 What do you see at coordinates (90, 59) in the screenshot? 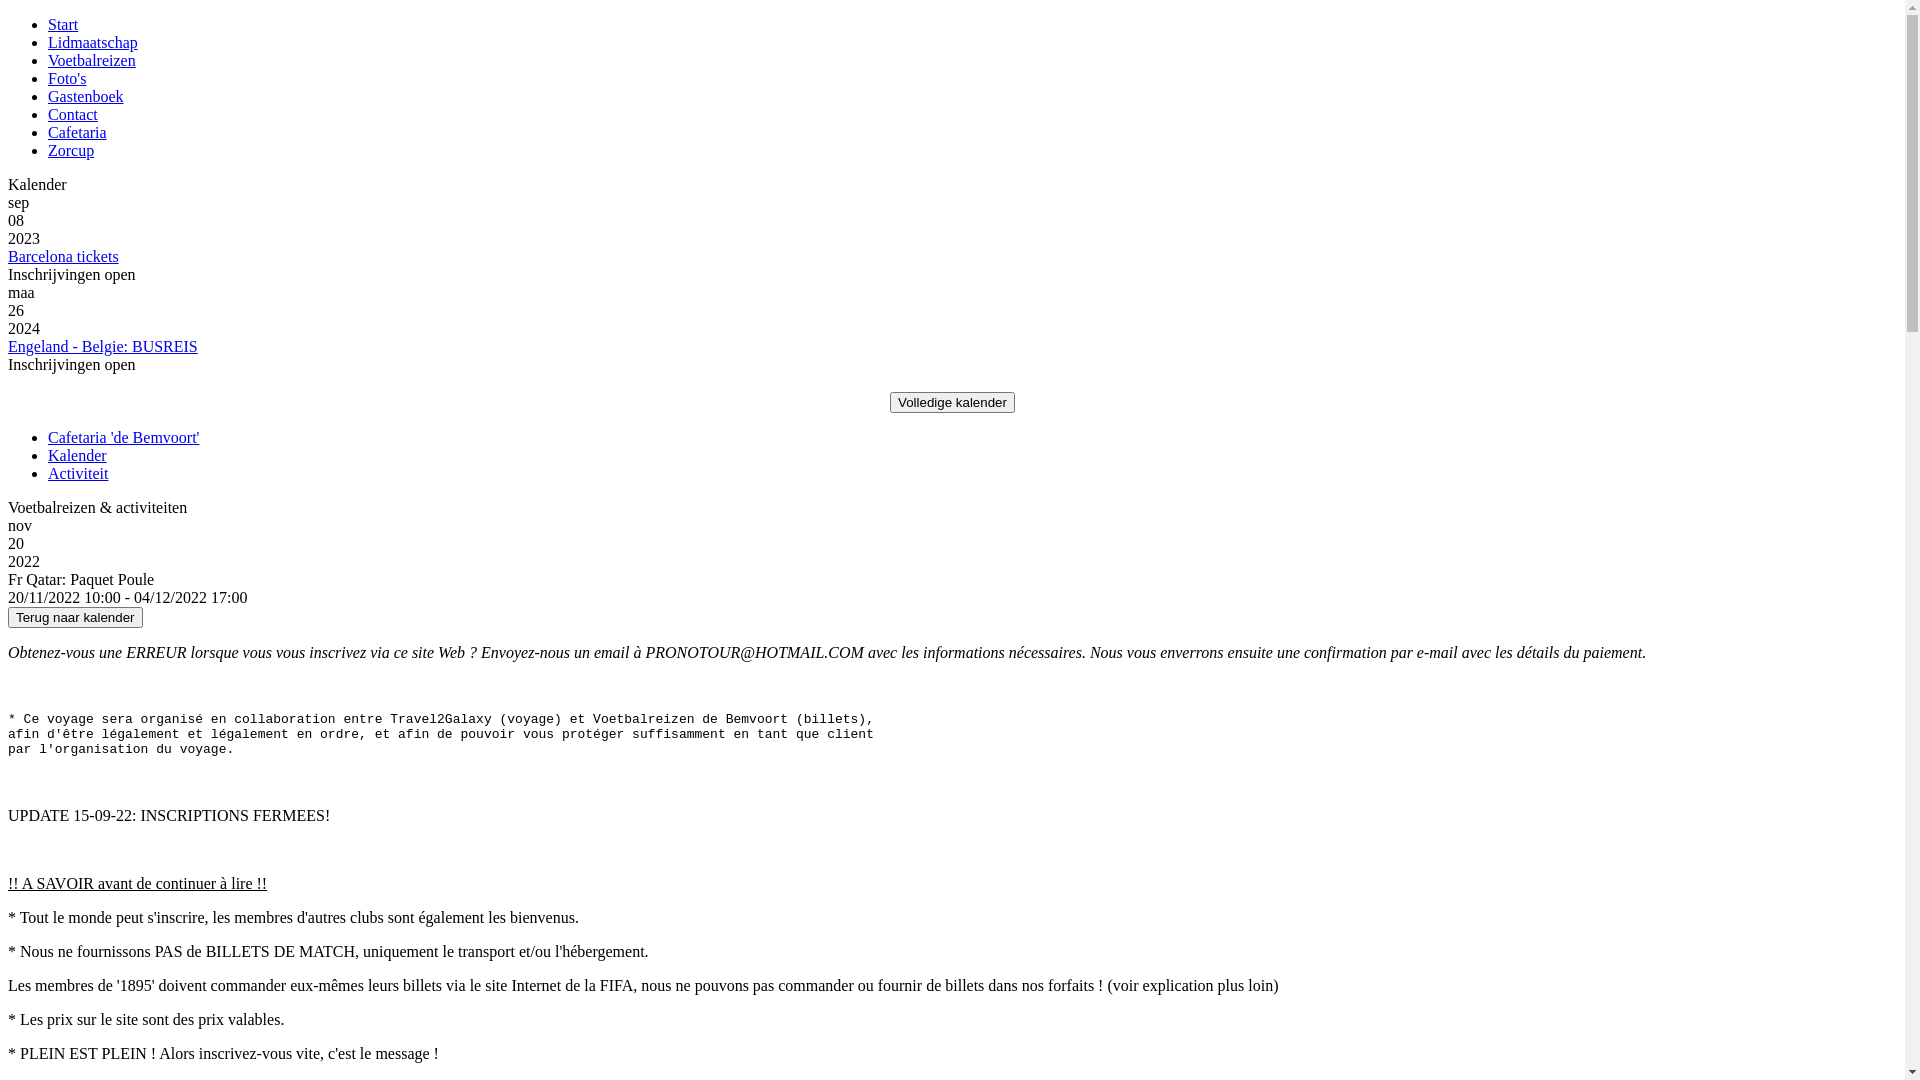
I see `'Voetbalreizen'` at bounding box center [90, 59].